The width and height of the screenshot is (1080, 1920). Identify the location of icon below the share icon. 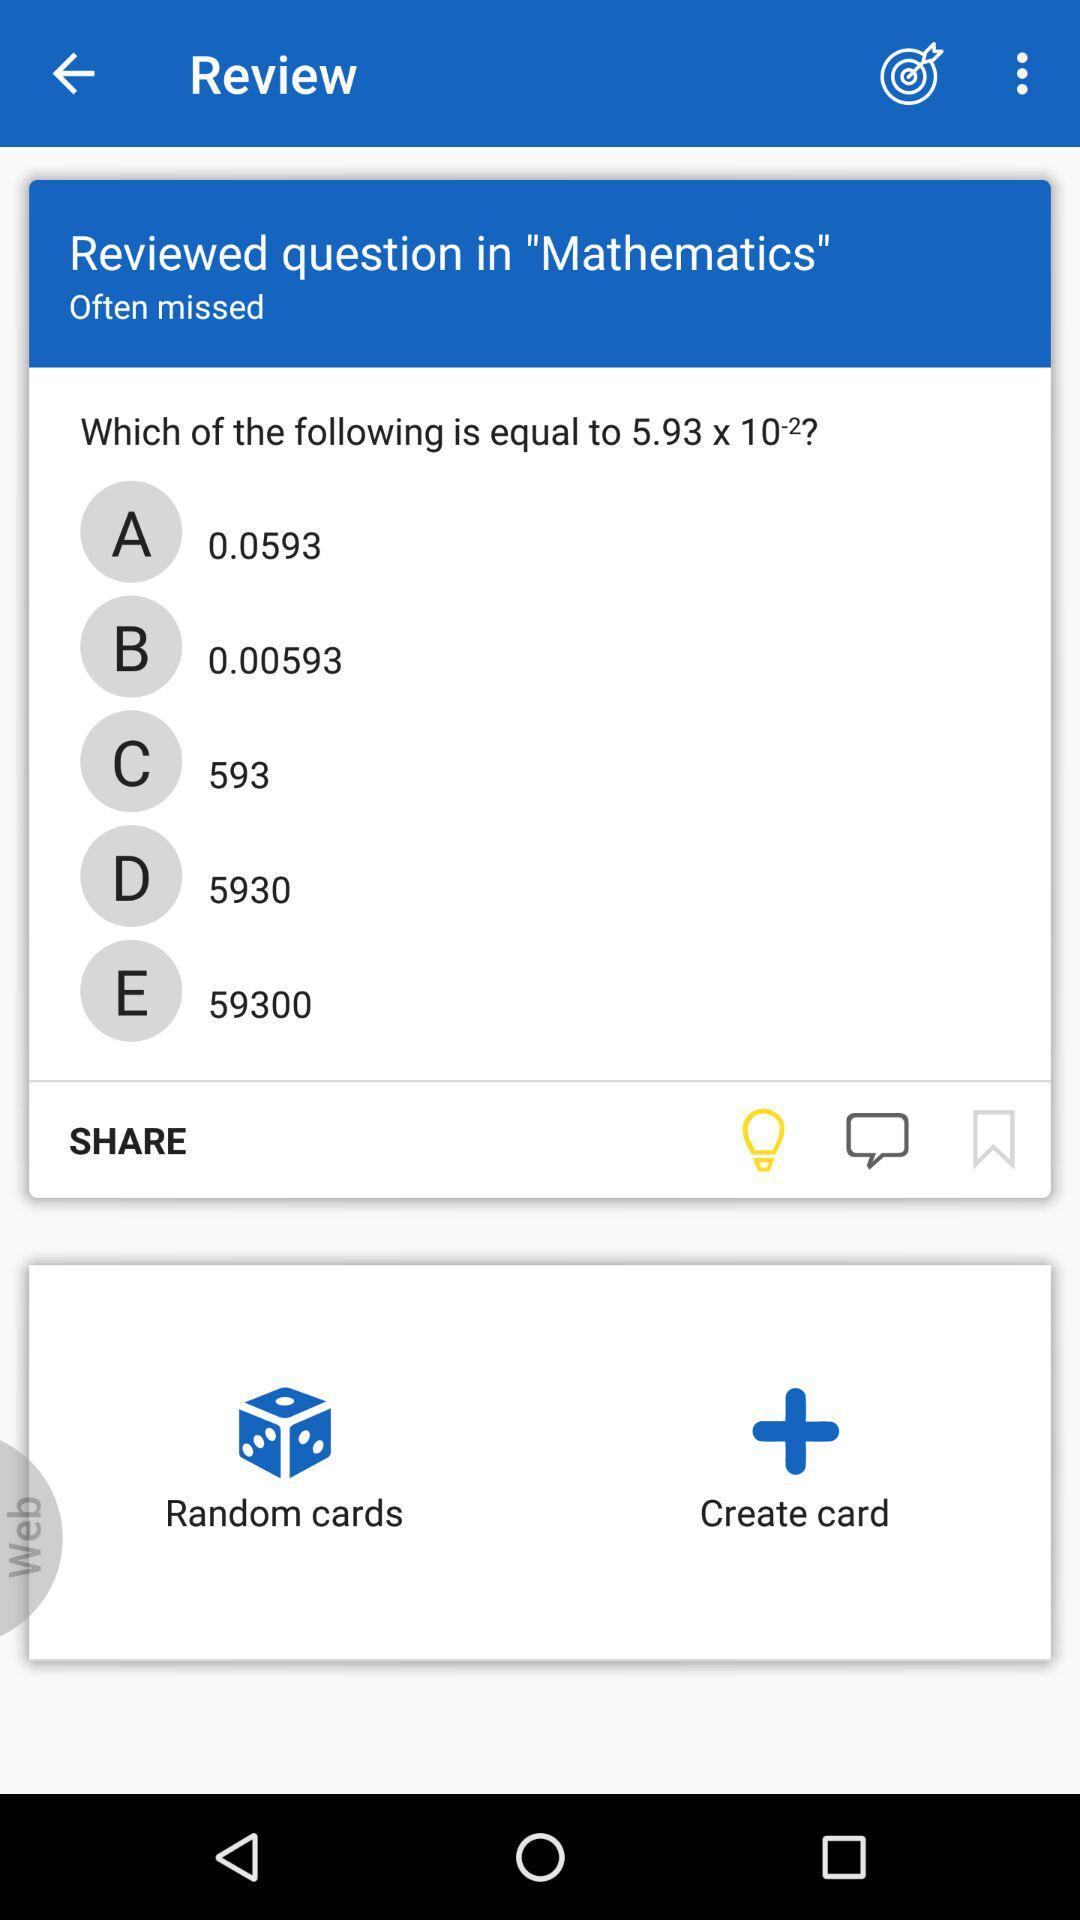
(31, 1537).